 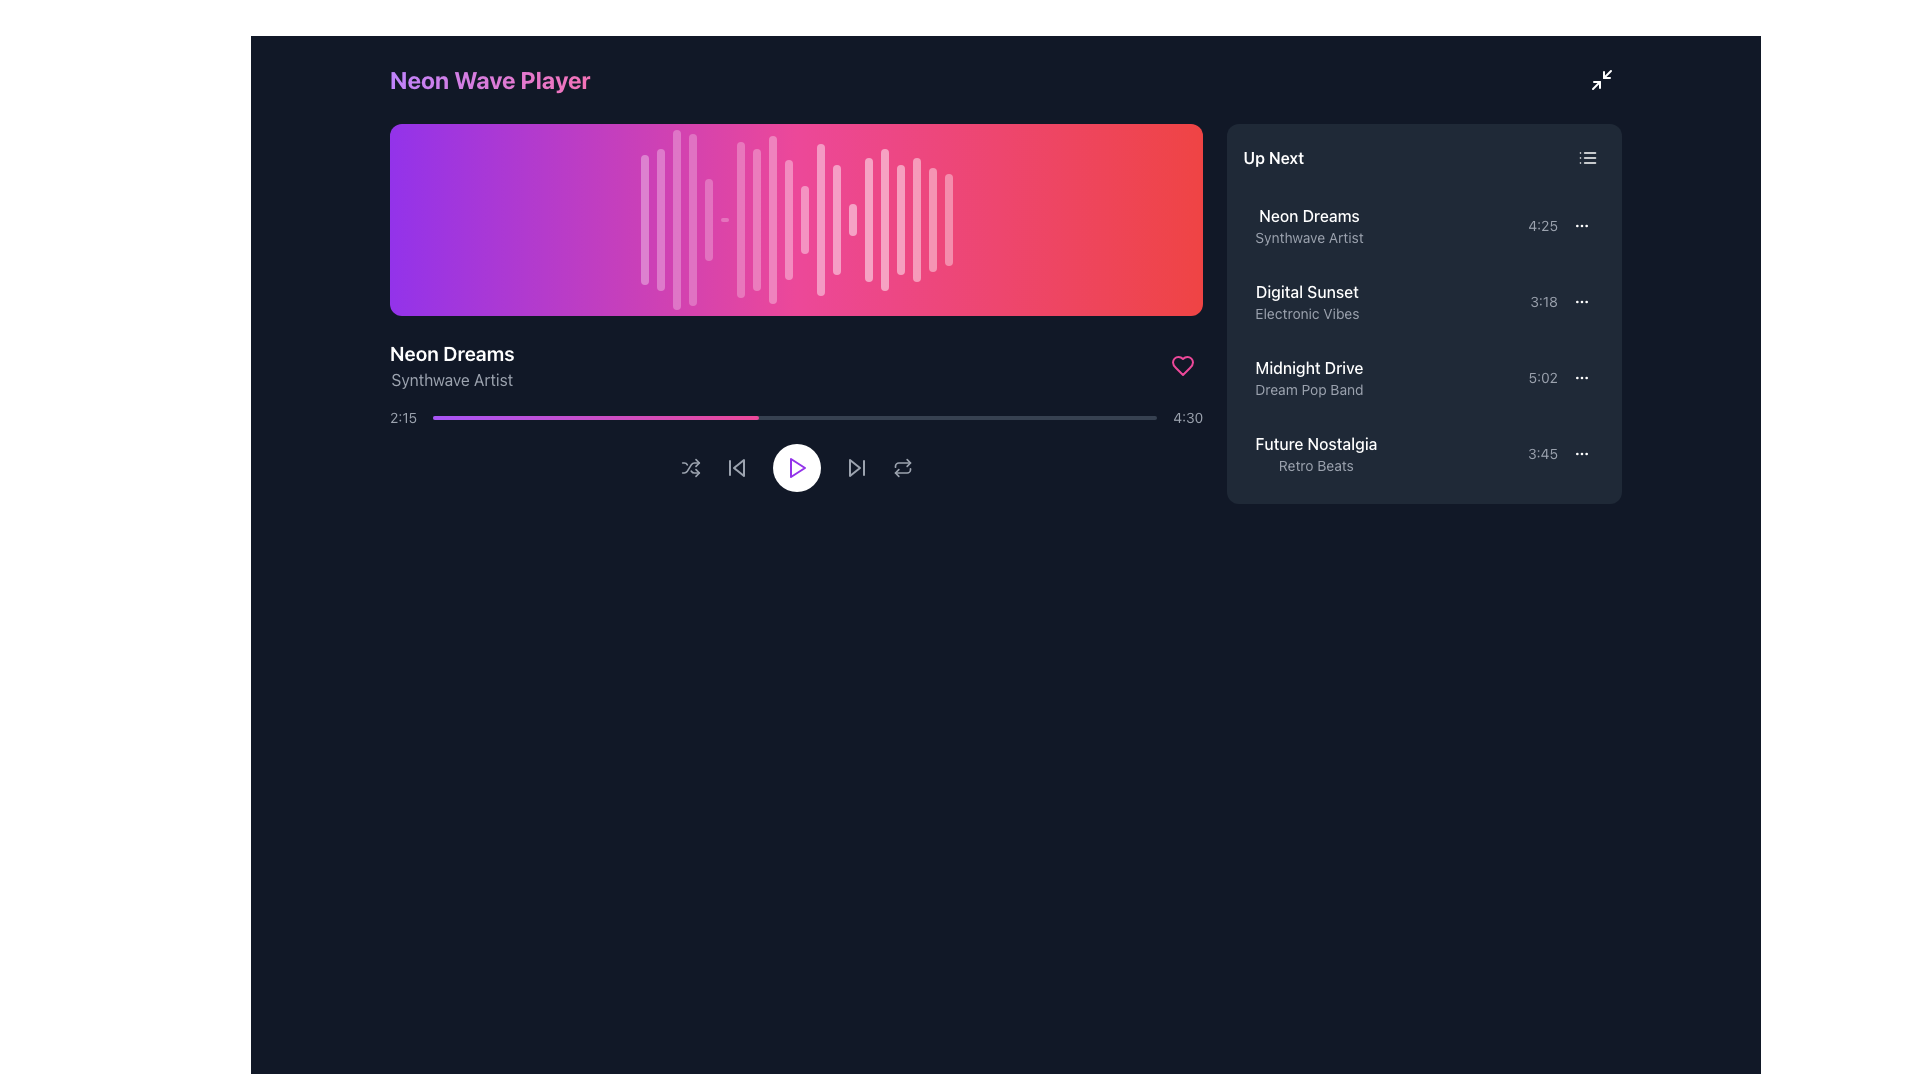 What do you see at coordinates (854, 467) in the screenshot?
I see `the triangular skip-forward icon located at the center of the bottom control panel, to the right of the play button` at bounding box center [854, 467].